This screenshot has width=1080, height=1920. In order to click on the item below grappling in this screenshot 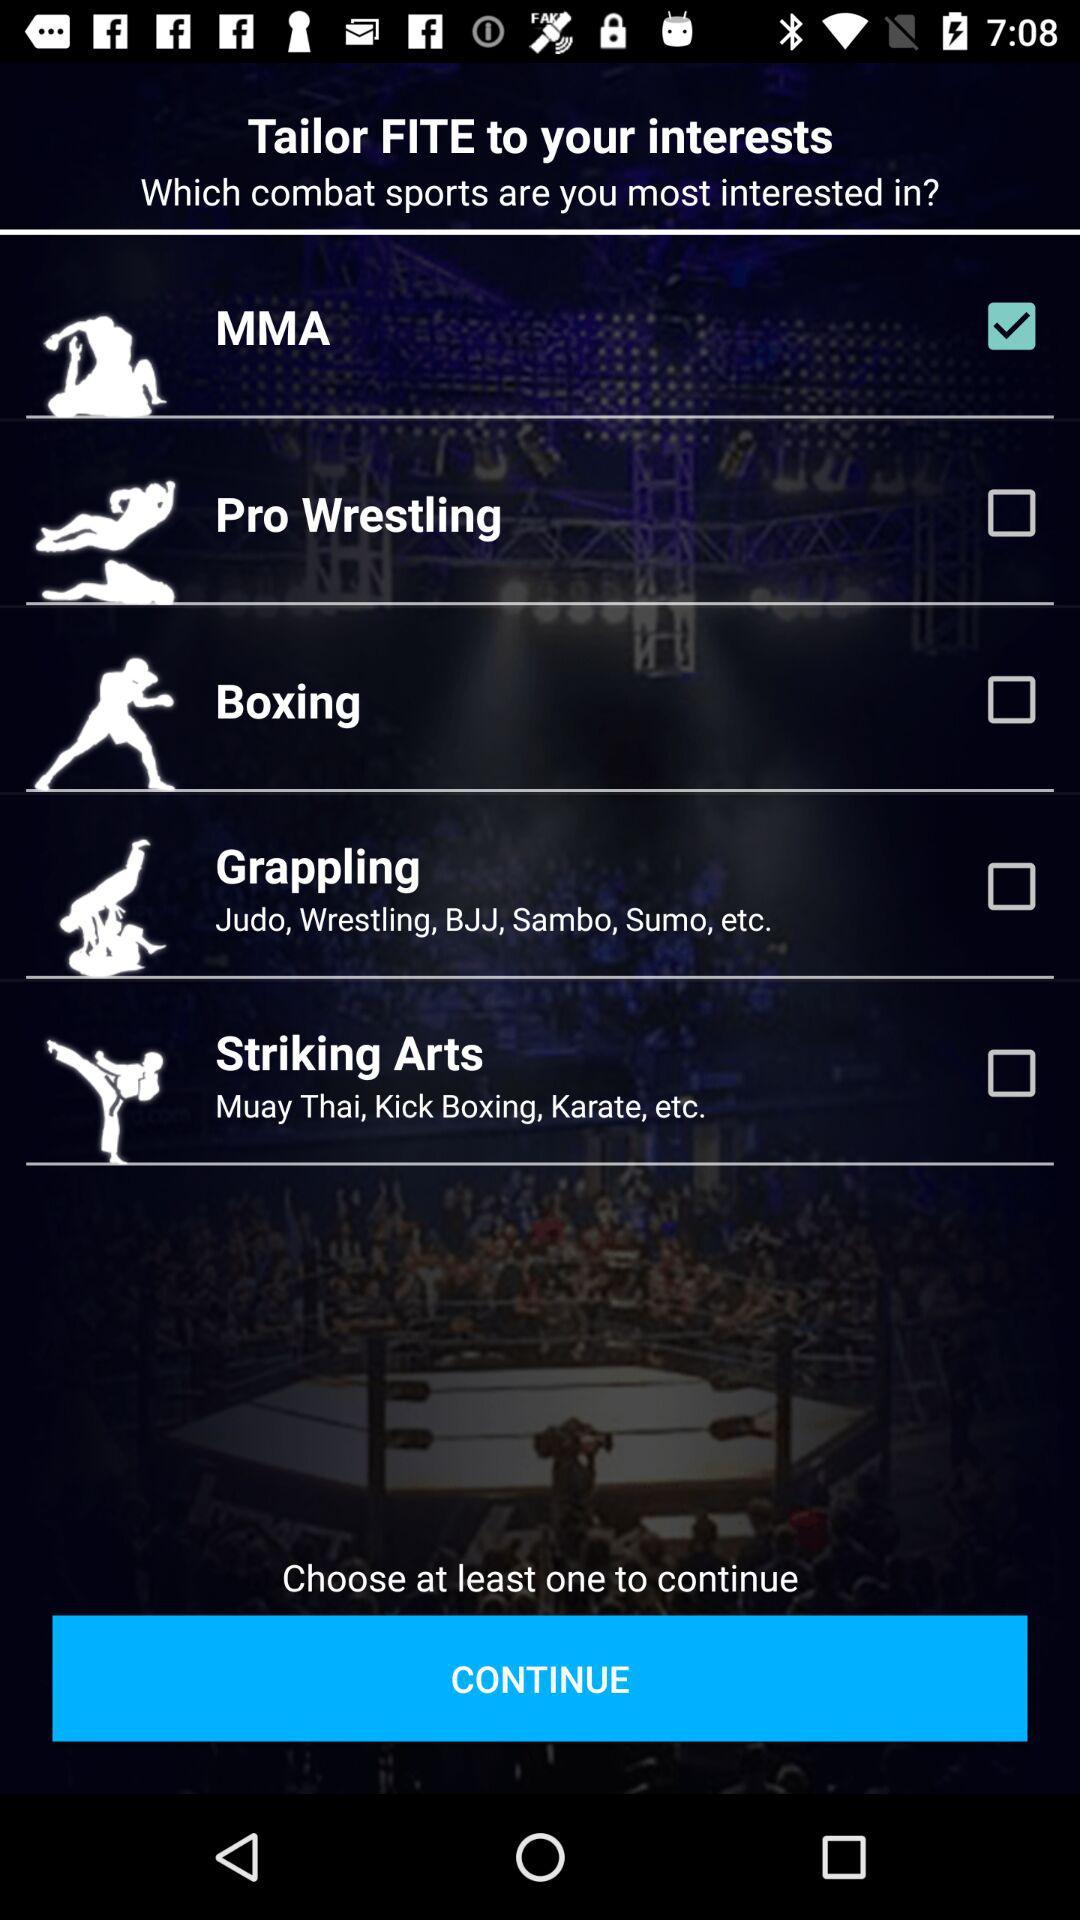, I will do `click(493, 917)`.